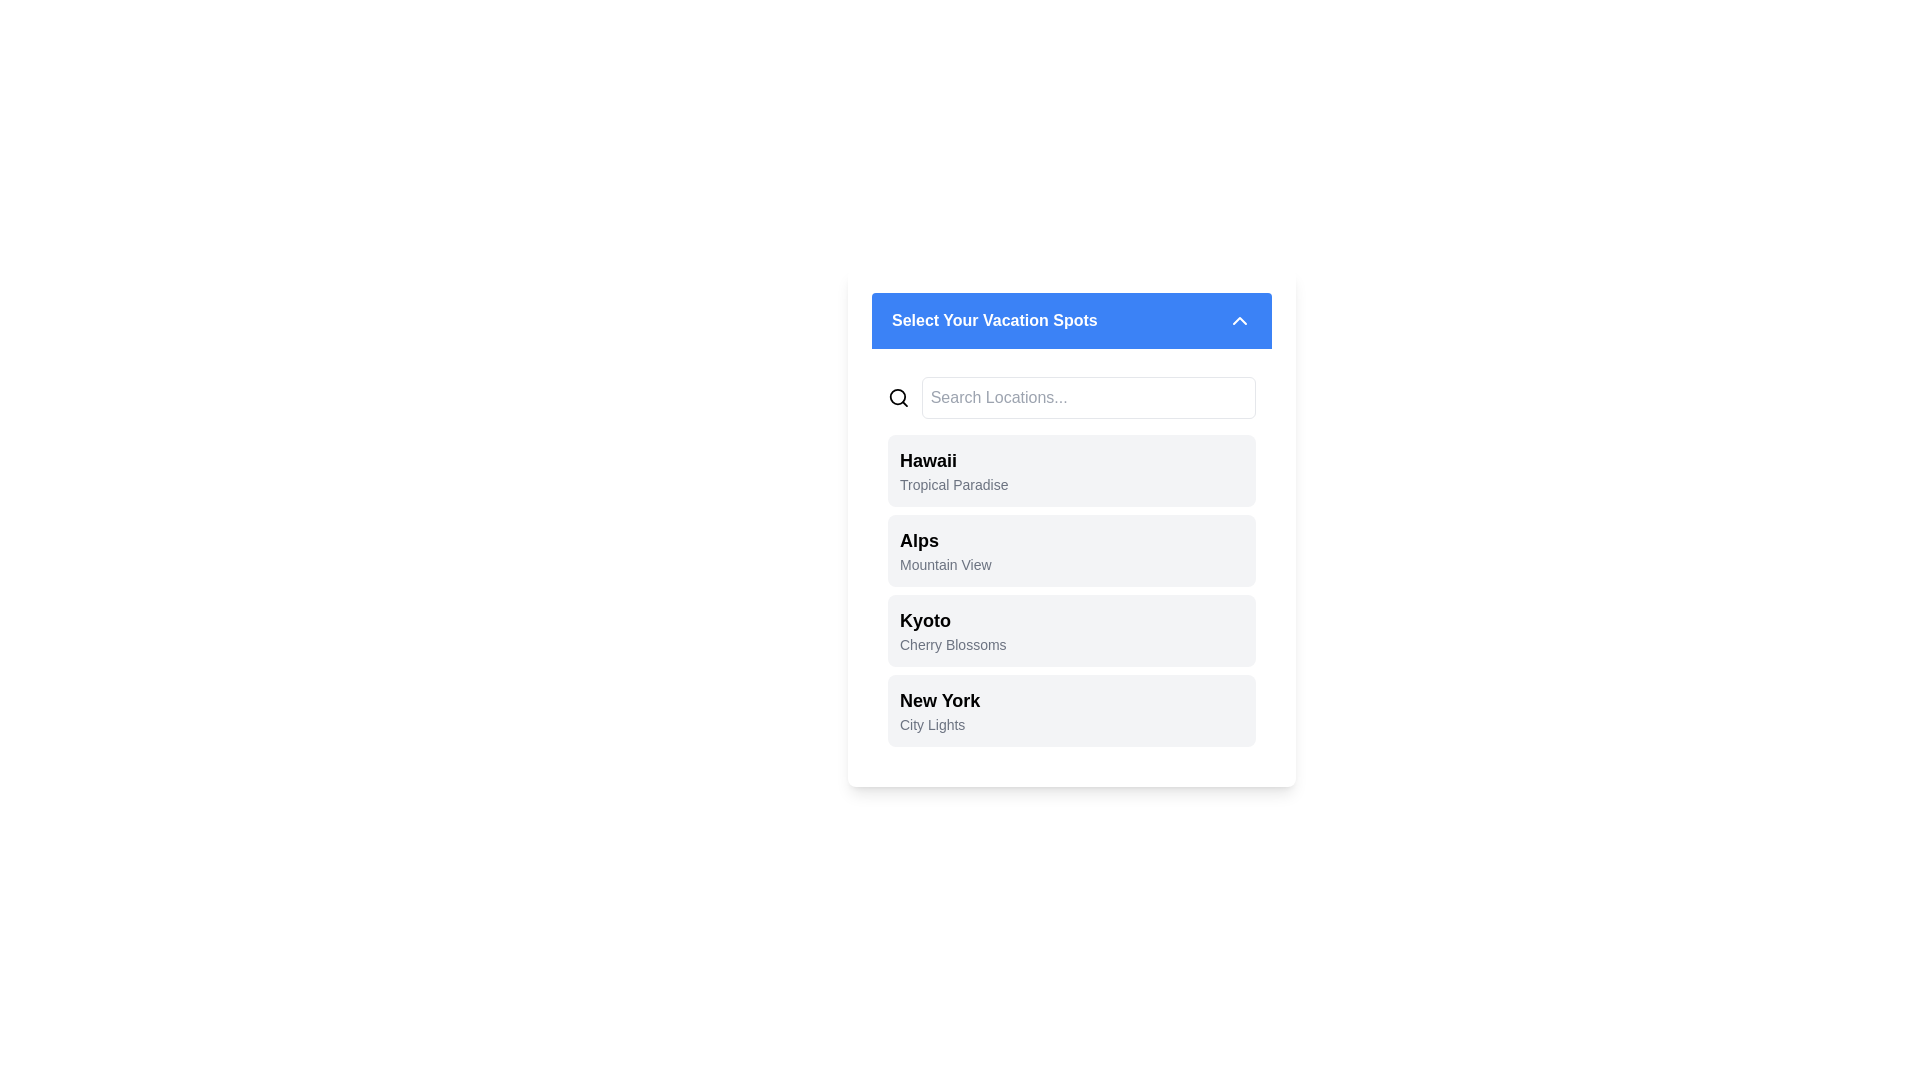 Image resolution: width=1920 pixels, height=1080 pixels. Describe the element at coordinates (953, 485) in the screenshot. I see `the static text label reading 'Tropical Paradise', which is located directly below the bold label 'Hawaii' and is aligned in a left-justified layout` at that location.